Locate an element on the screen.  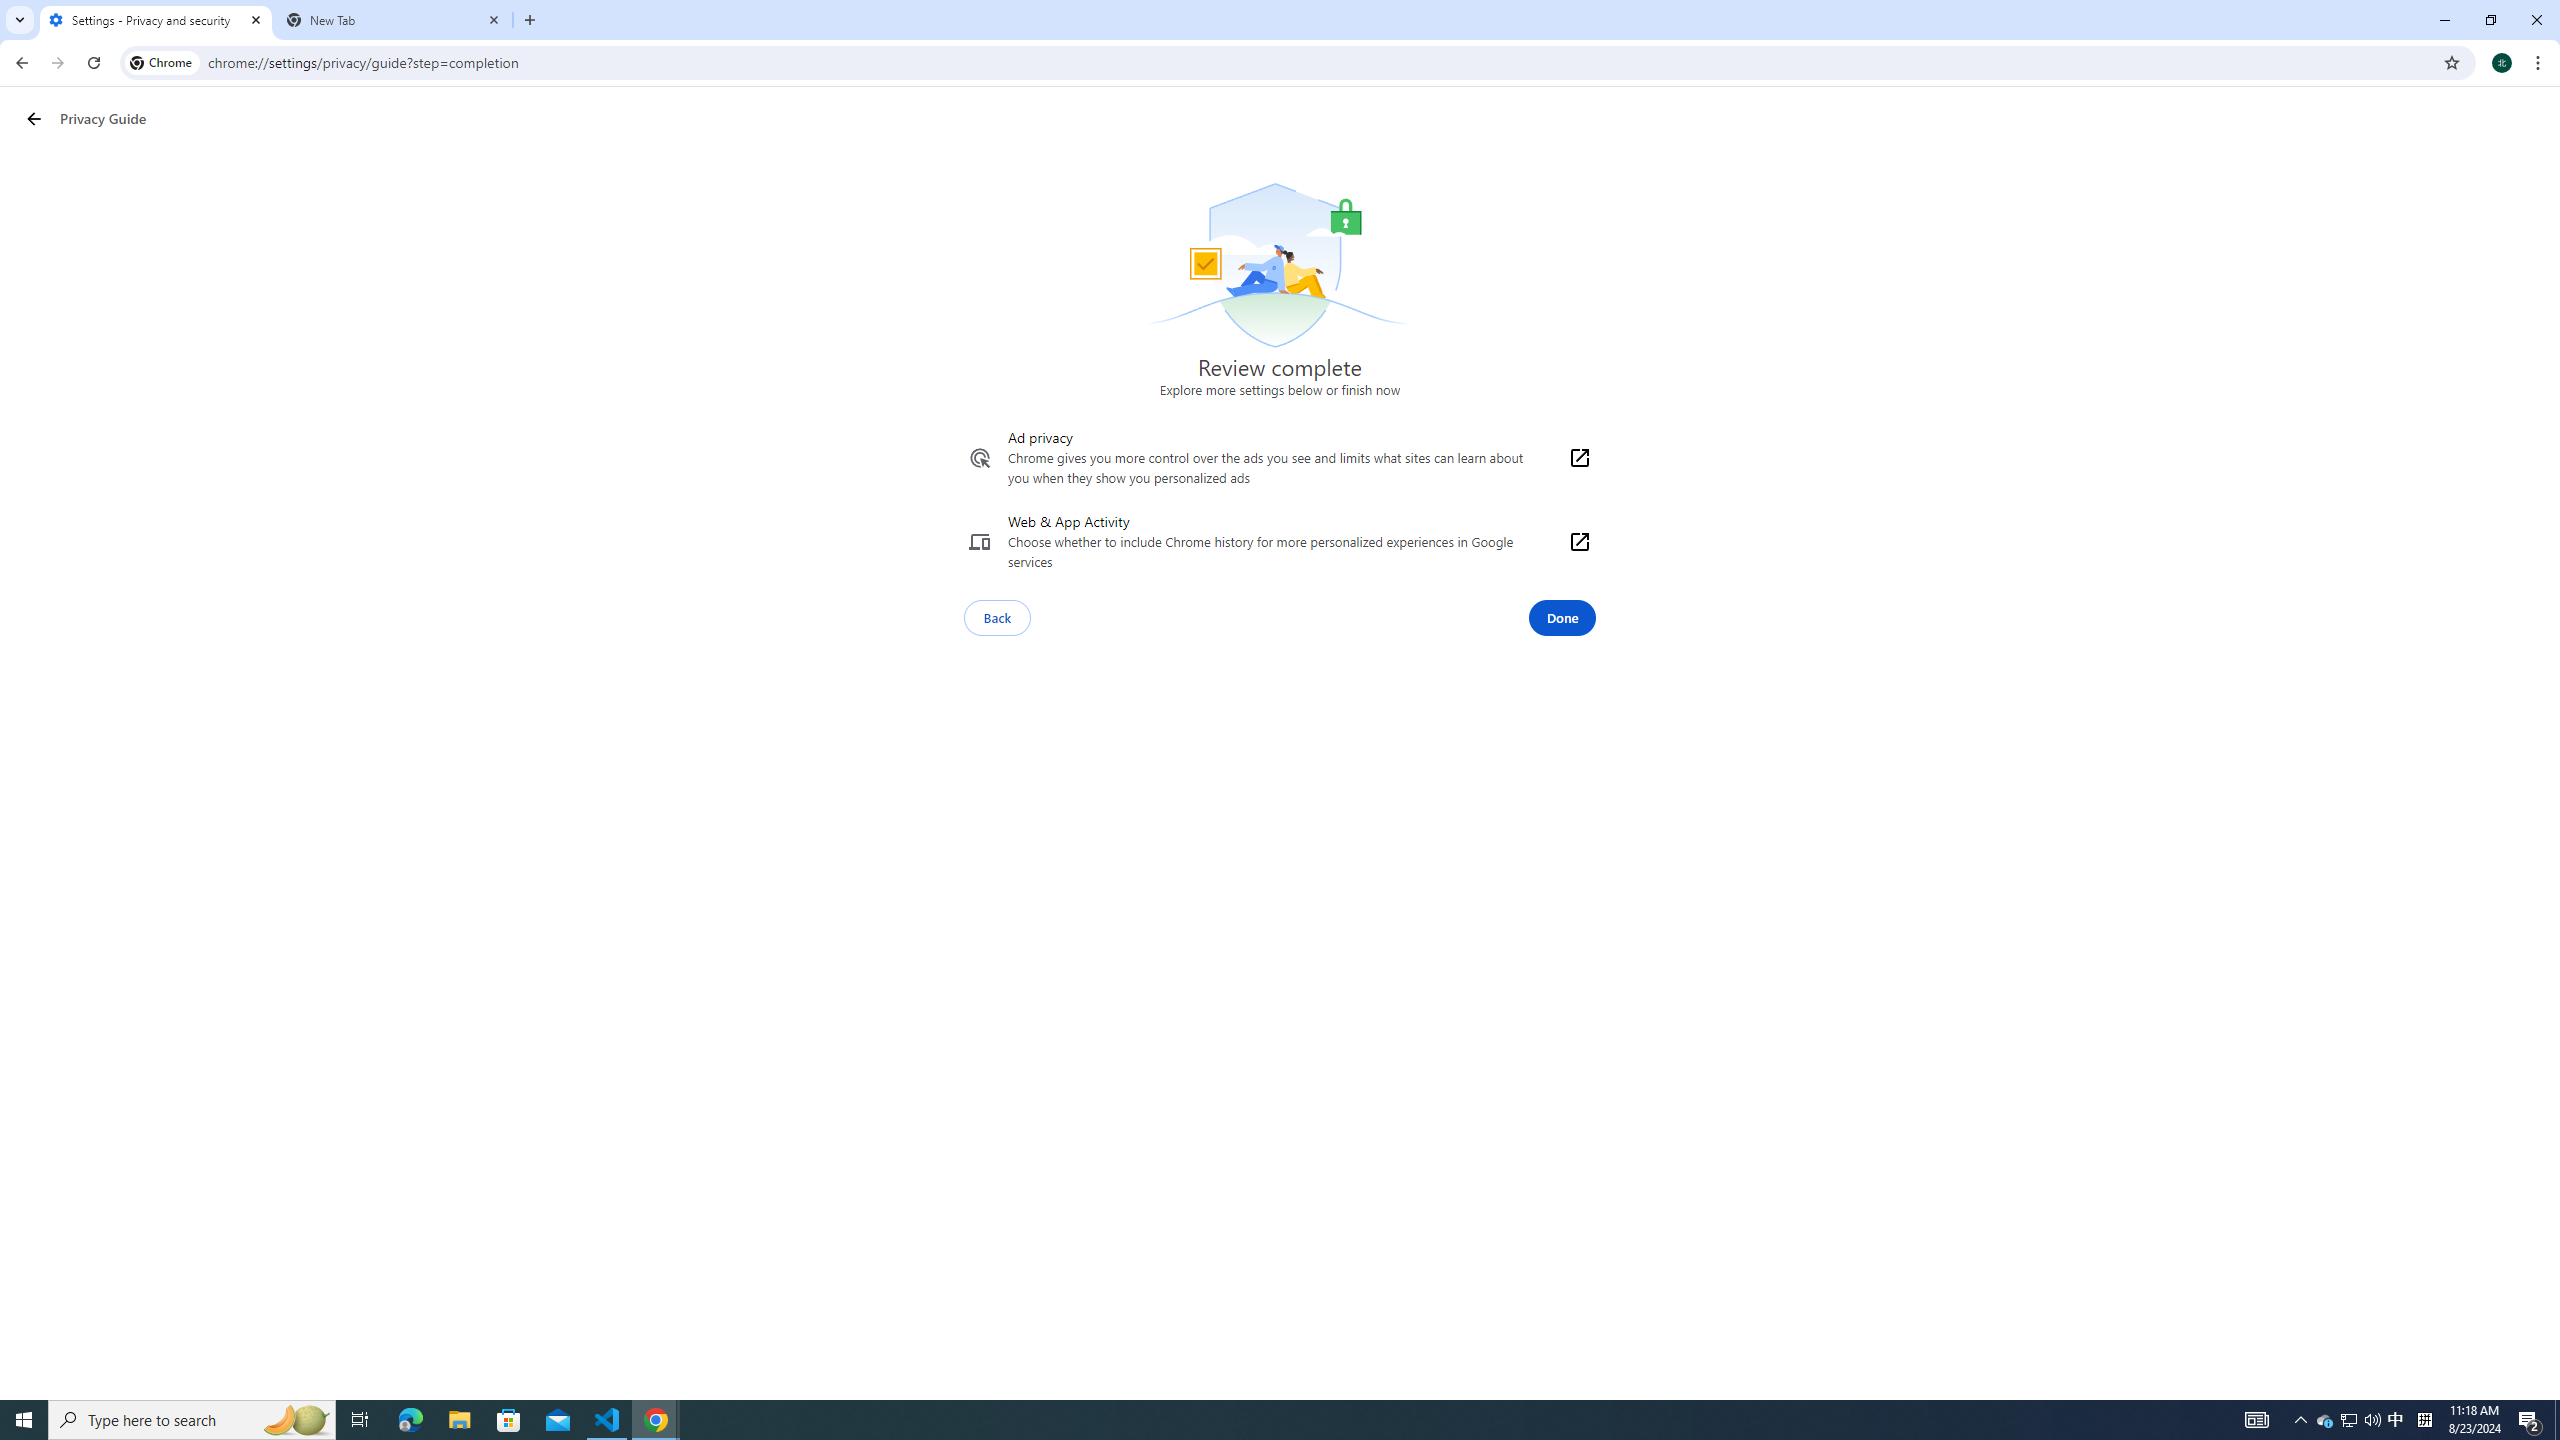
'Search tabs' is located at coordinates (19, 19).